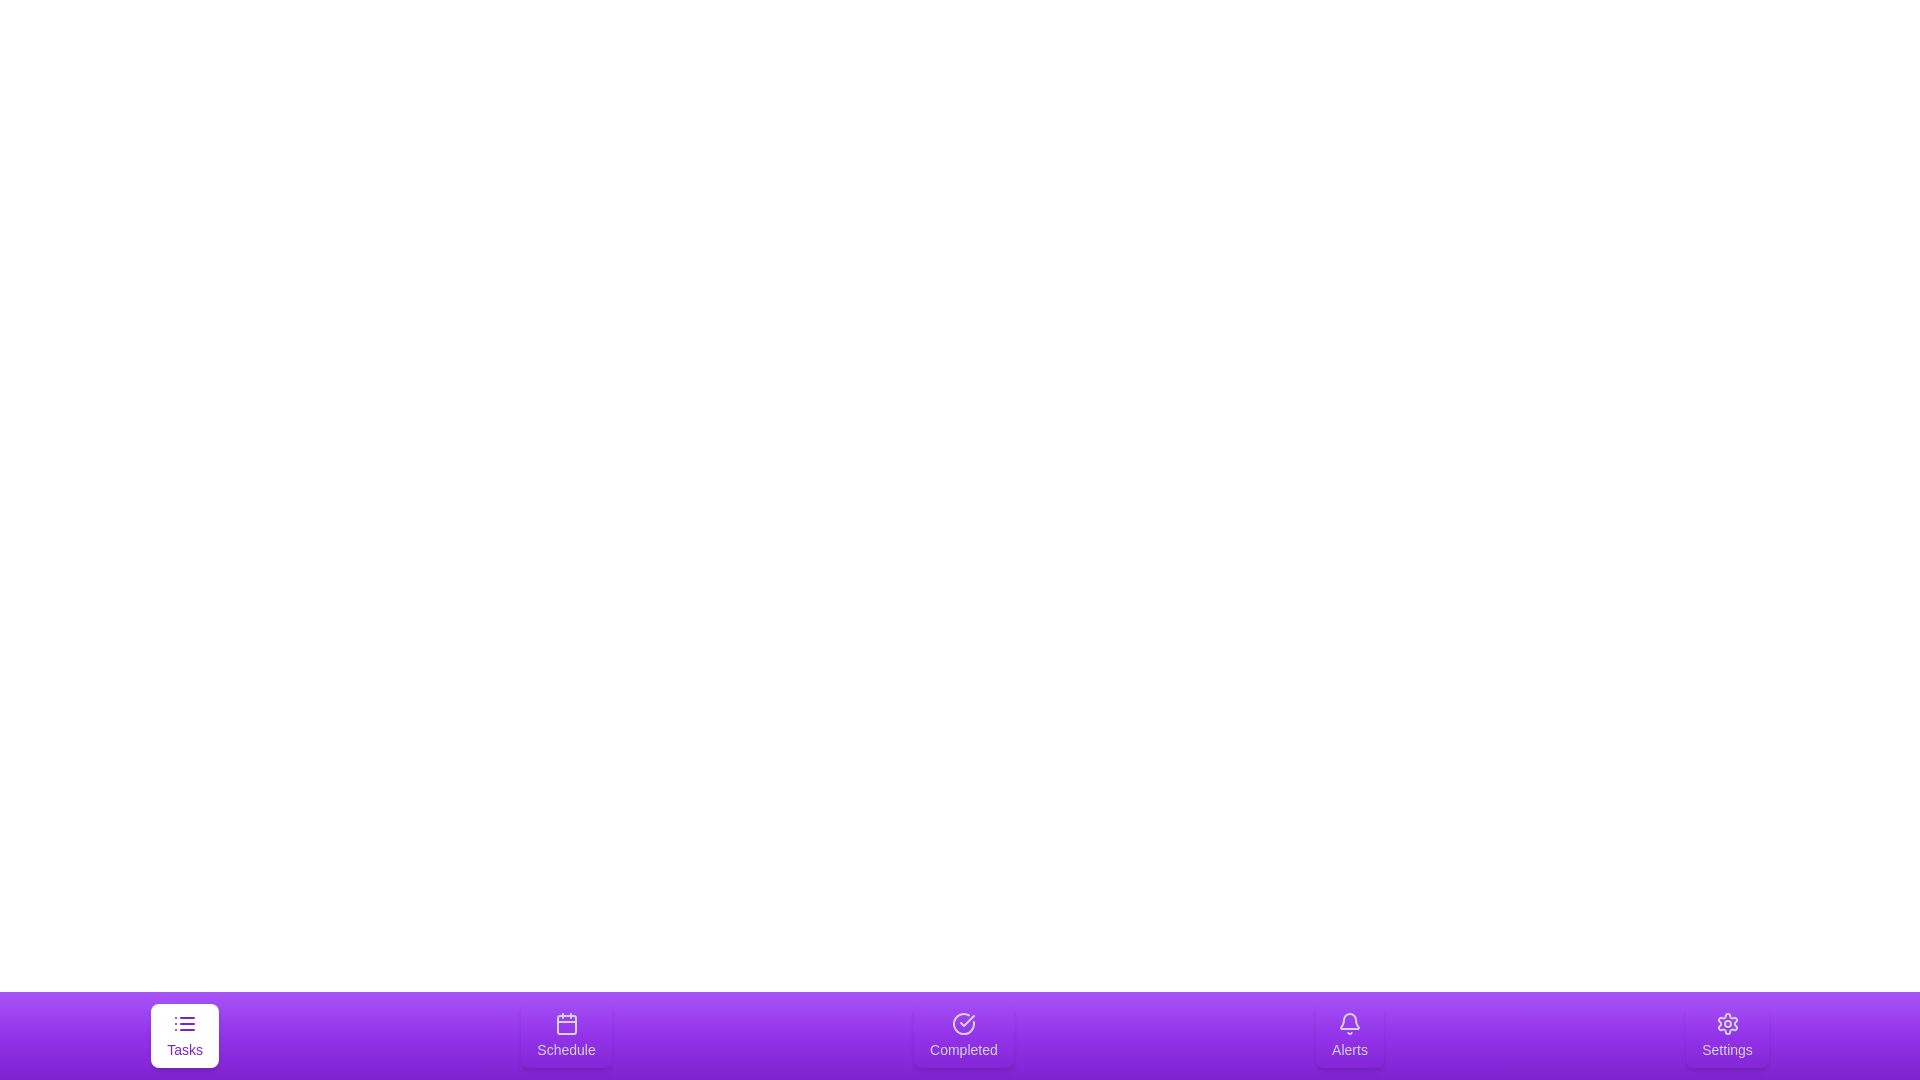 The height and width of the screenshot is (1080, 1920). What do you see at coordinates (565, 1035) in the screenshot?
I see `the Schedule tab to select it` at bounding box center [565, 1035].